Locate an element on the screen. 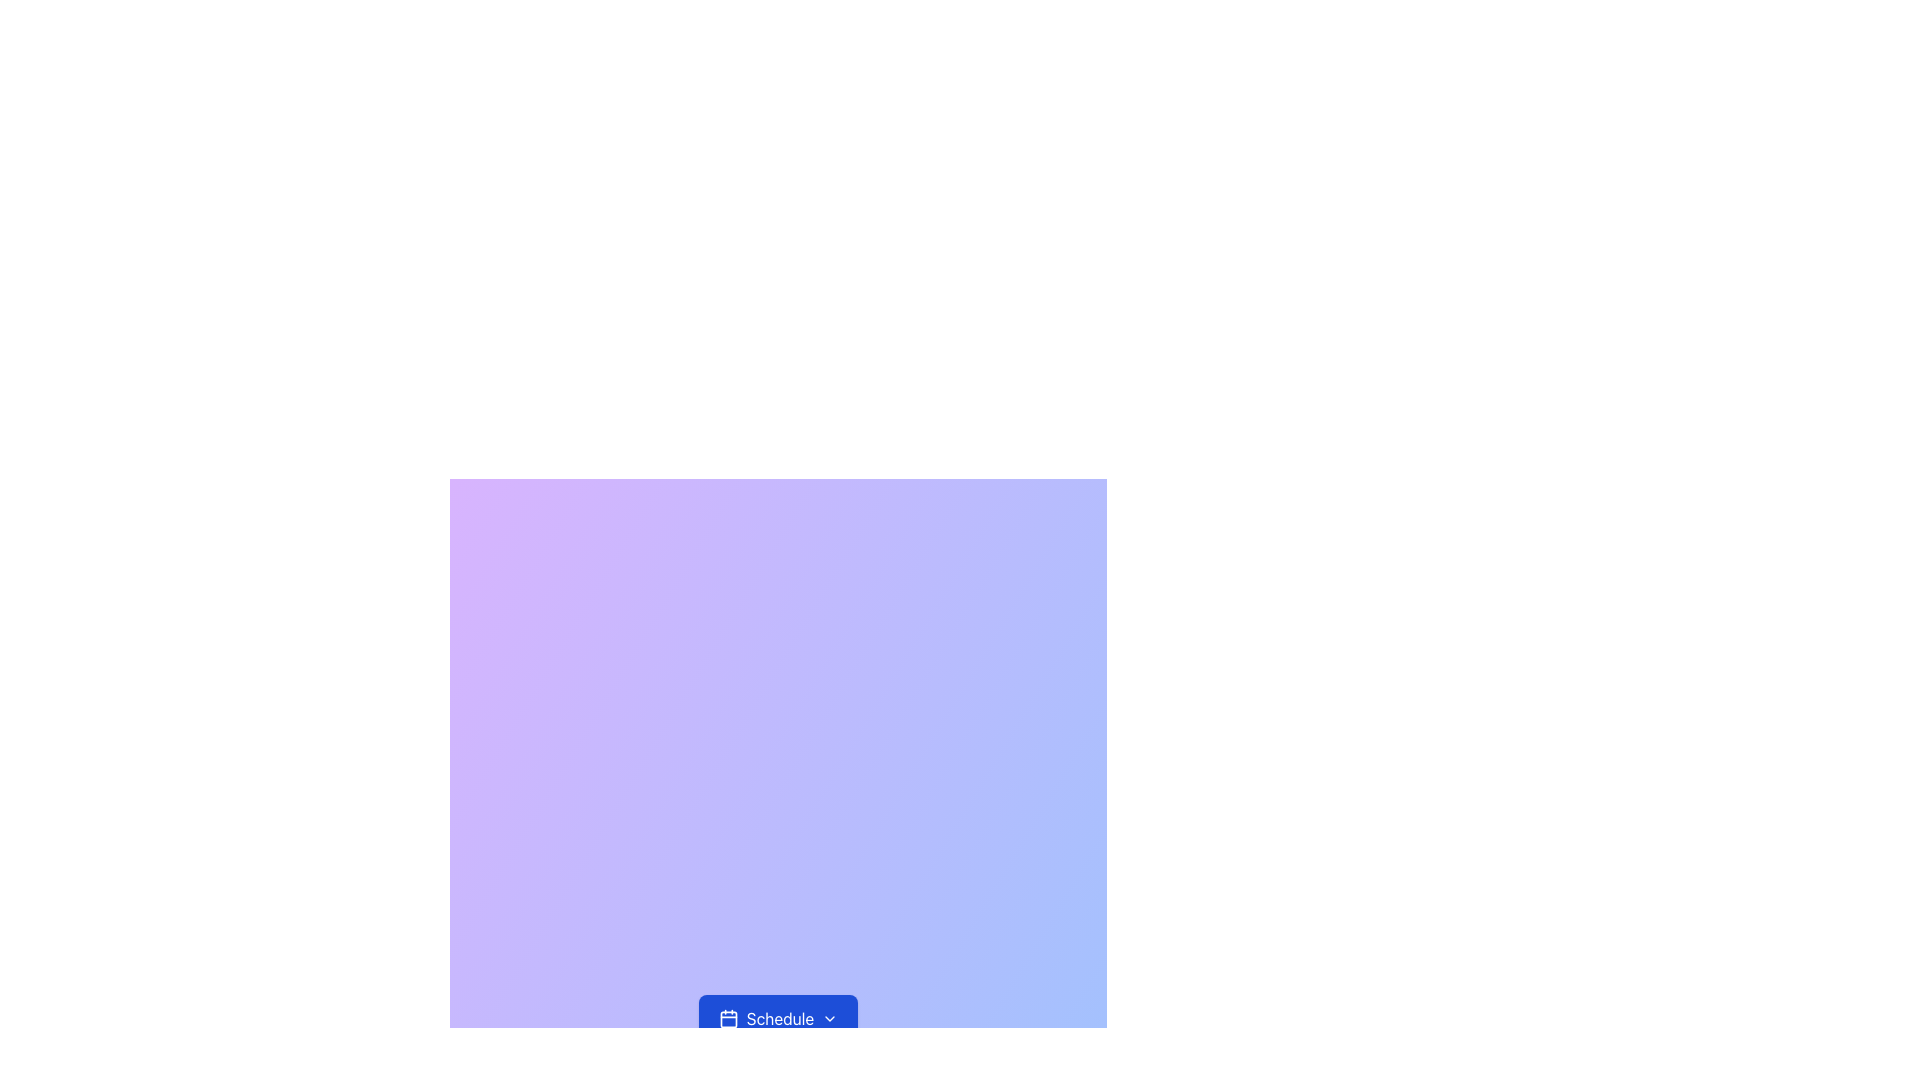  the 'Schedule' button which features a blue calendar icon on the left side is located at coordinates (727, 1018).